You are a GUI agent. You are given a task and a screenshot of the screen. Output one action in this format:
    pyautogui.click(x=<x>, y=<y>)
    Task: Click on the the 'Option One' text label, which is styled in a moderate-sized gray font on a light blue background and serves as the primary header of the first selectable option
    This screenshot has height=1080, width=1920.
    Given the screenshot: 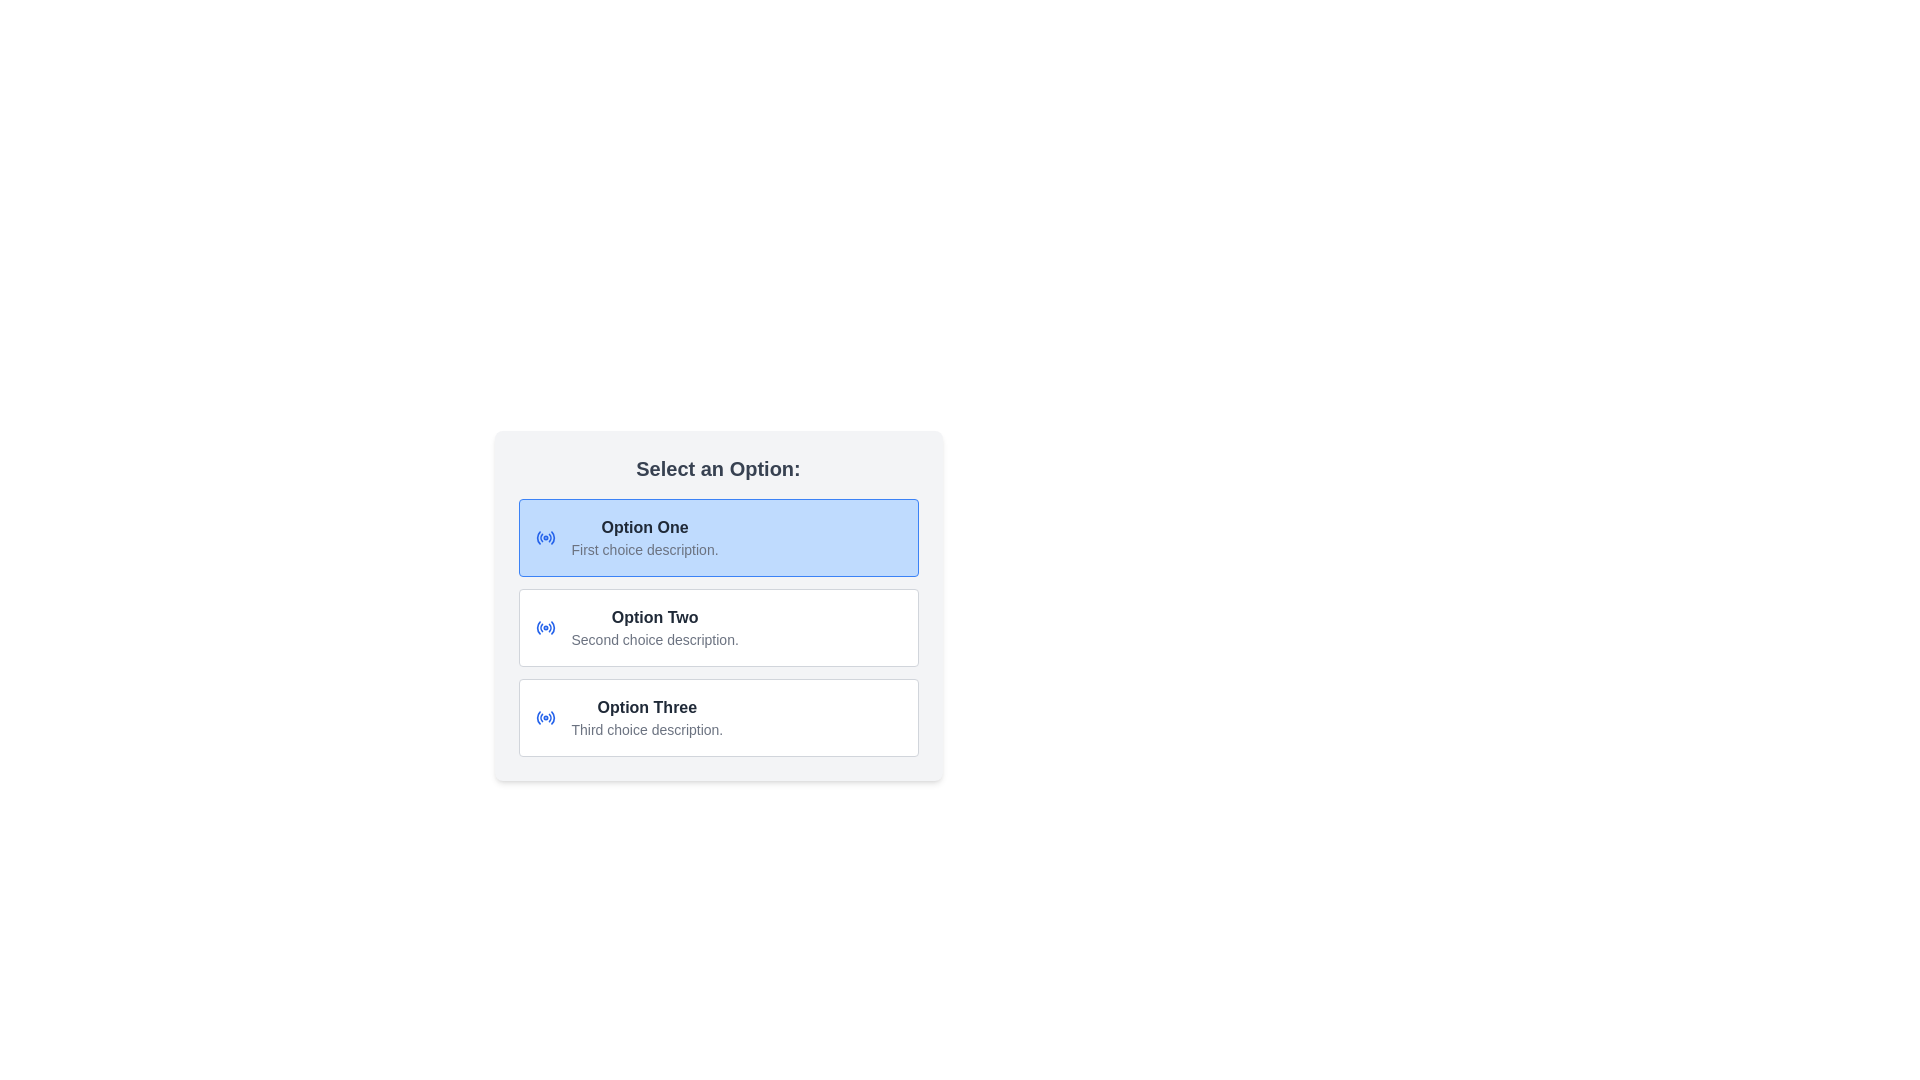 What is the action you would take?
    pyautogui.click(x=645, y=527)
    